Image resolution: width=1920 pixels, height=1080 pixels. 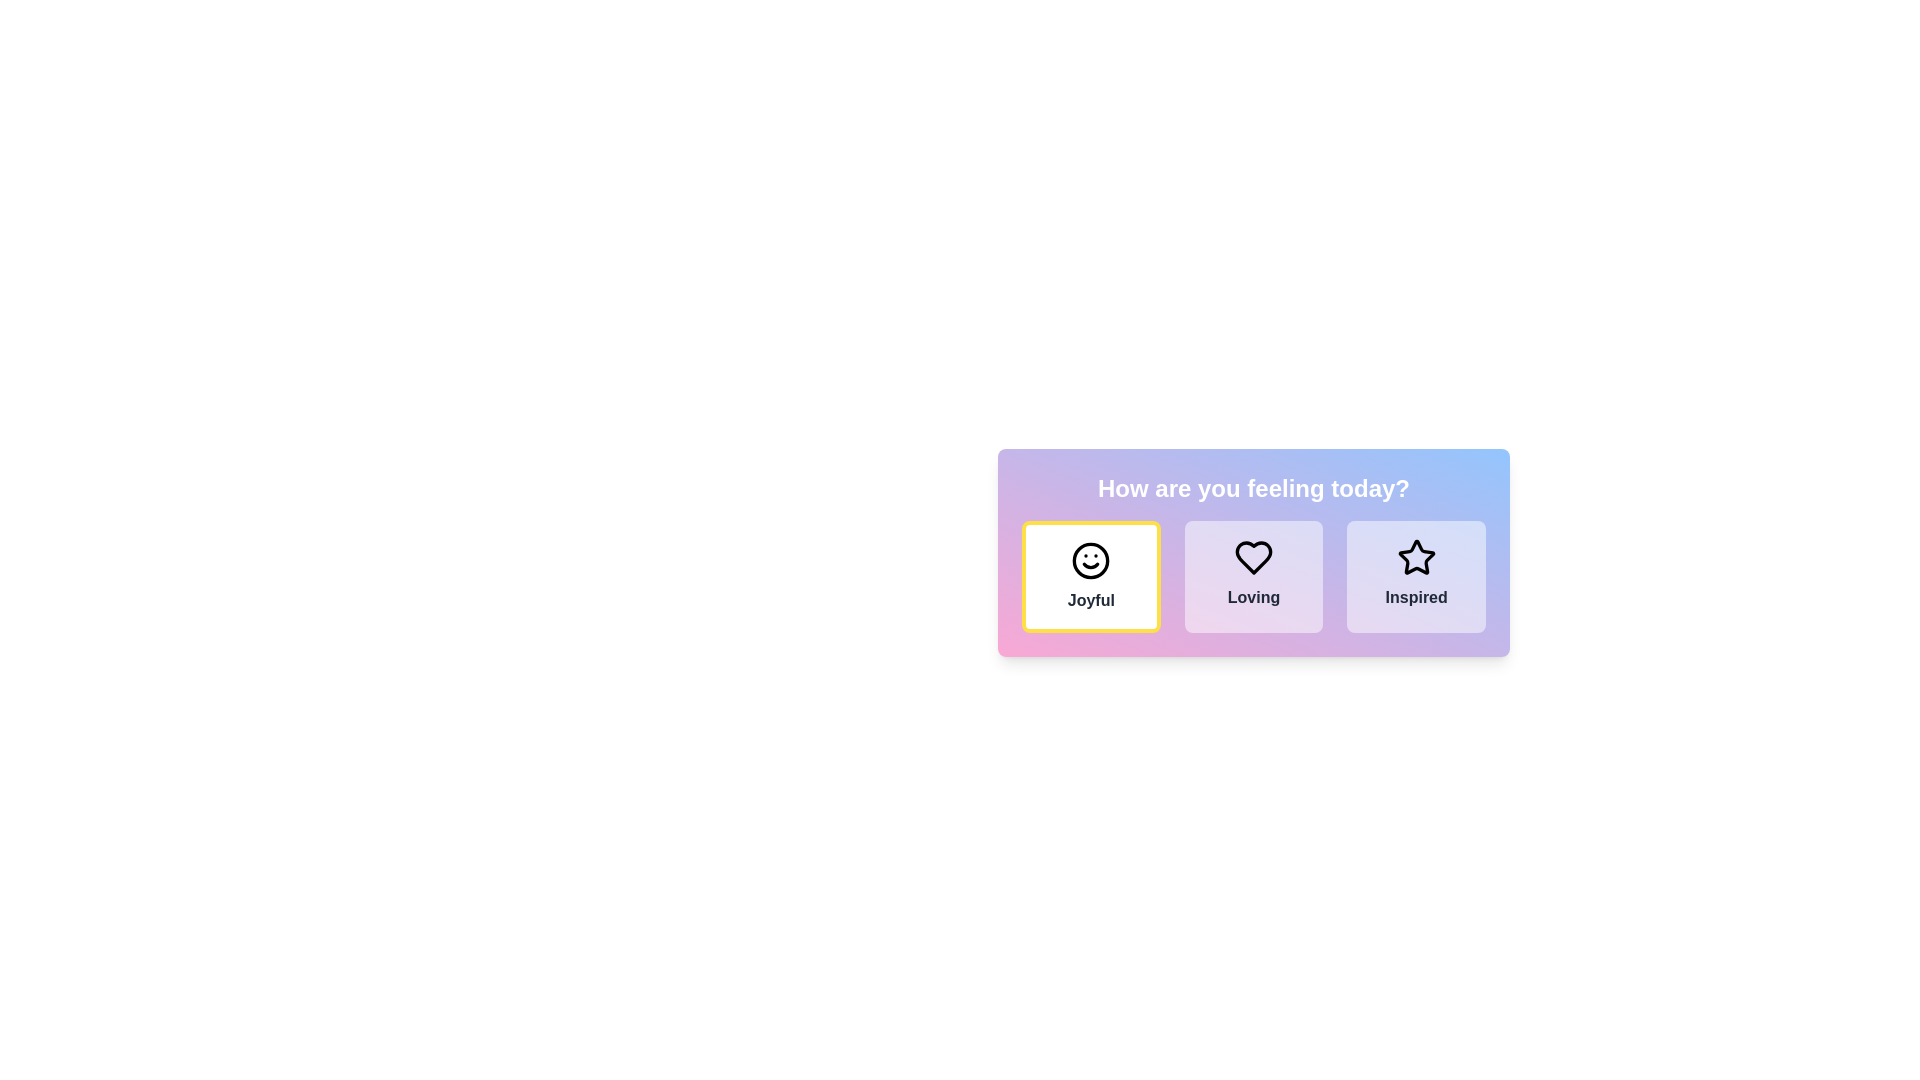 What do you see at coordinates (1252, 577) in the screenshot?
I see `the 'Loving' emotion button located between the 'Joyful' and 'Inspired' options under the query 'How are you feeling today?'` at bounding box center [1252, 577].